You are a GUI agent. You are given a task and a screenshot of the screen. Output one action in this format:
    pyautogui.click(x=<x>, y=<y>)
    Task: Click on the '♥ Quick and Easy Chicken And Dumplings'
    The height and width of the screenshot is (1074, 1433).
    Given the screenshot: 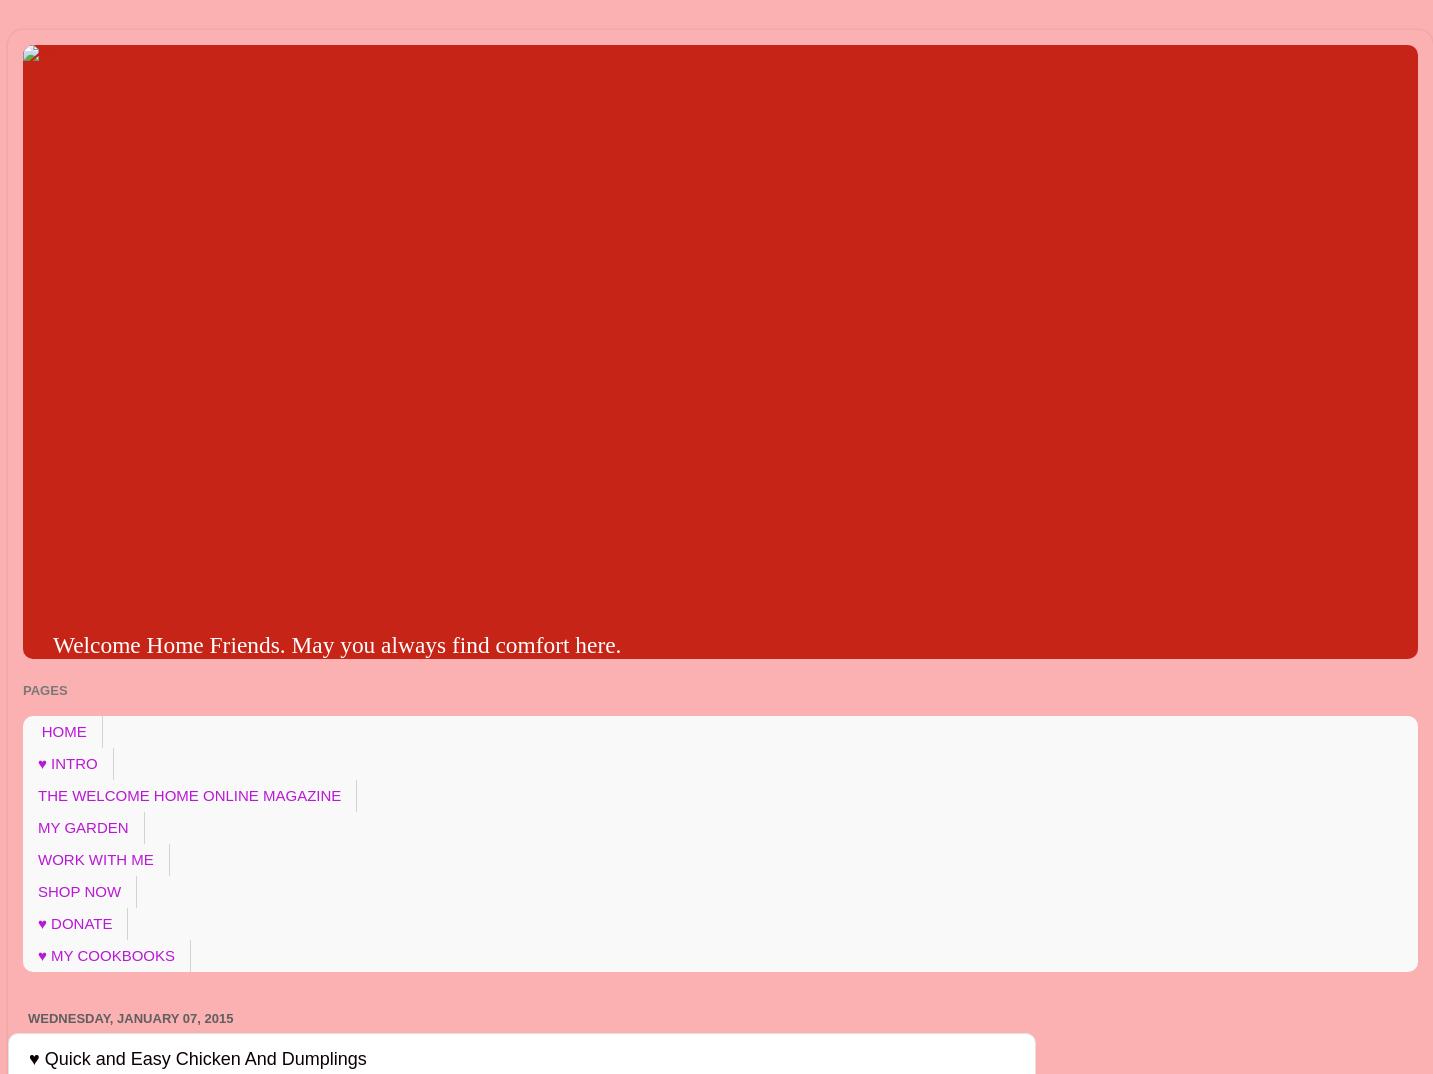 What is the action you would take?
    pyautogui.click(x=27, y=1057)
    